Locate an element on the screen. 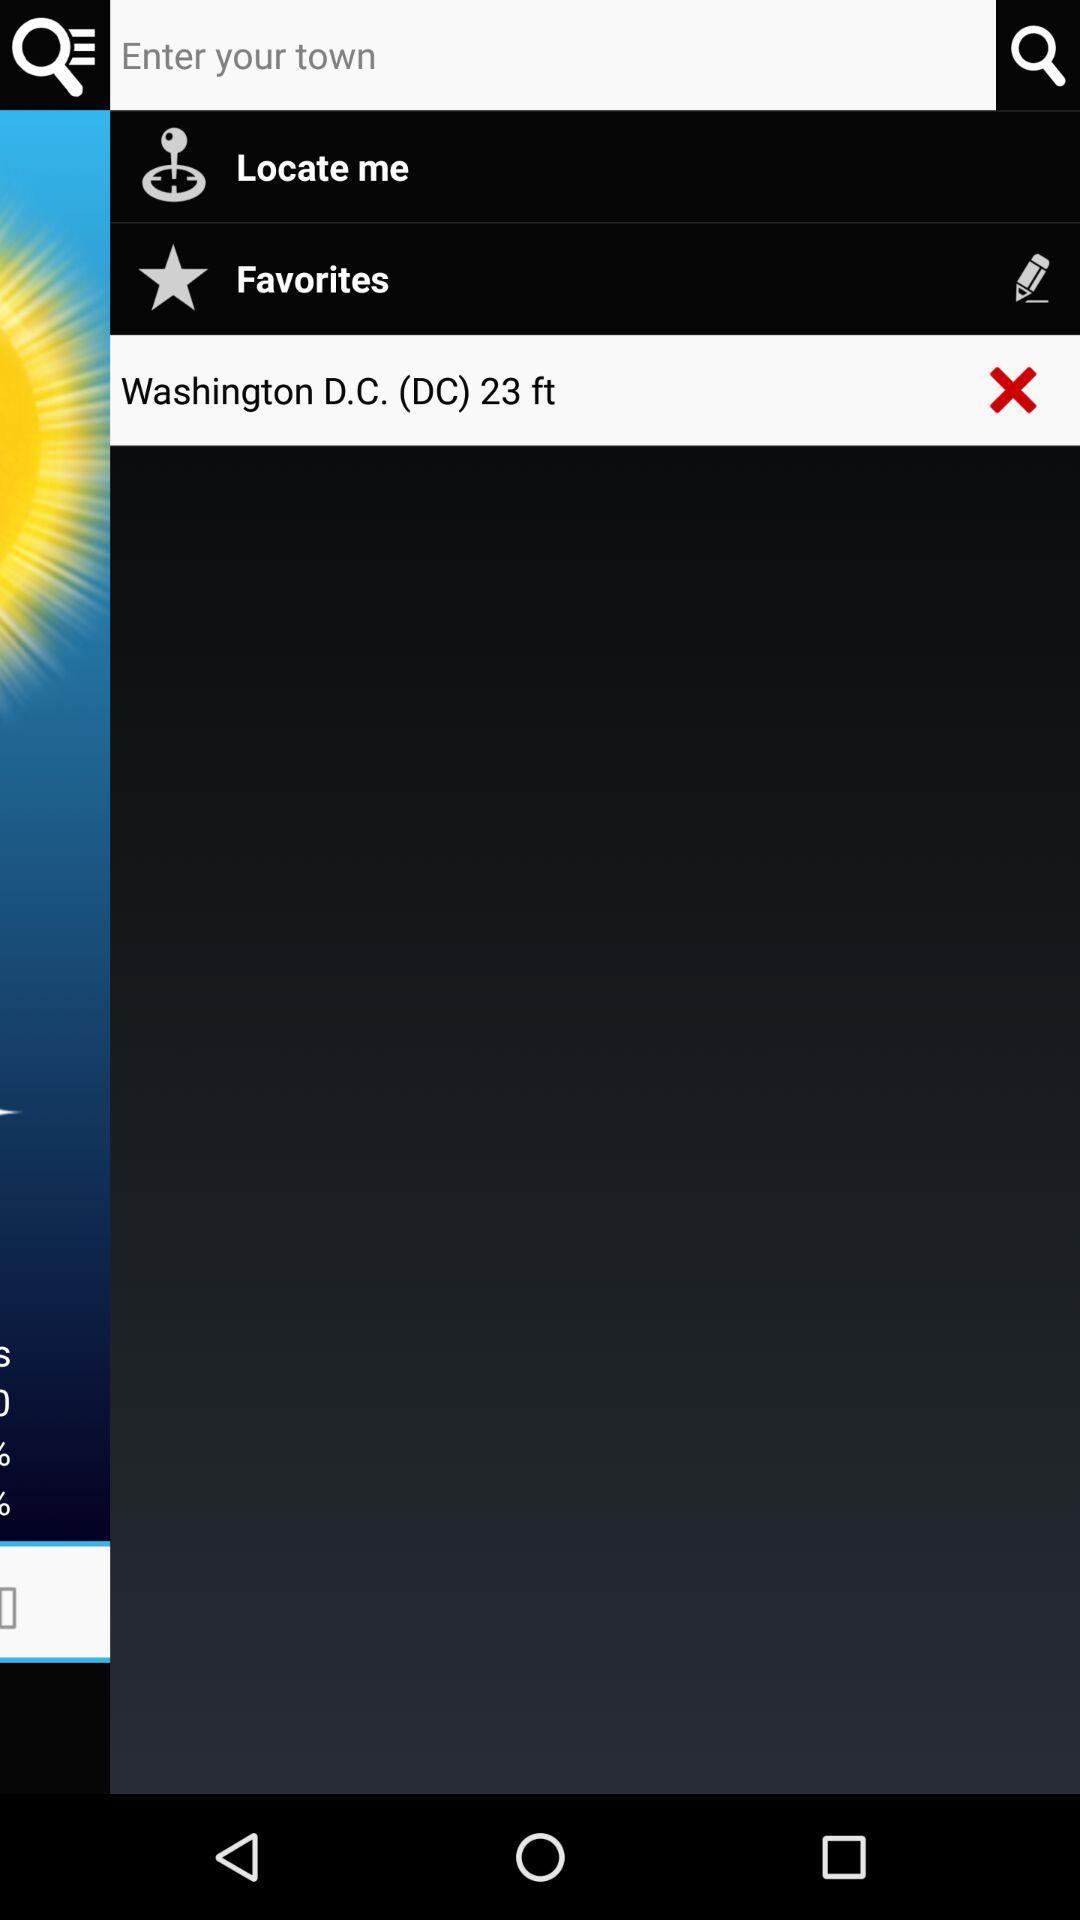 This screenshot has height=1920, width=1080. searching box option is located at coordinates (553, 55).